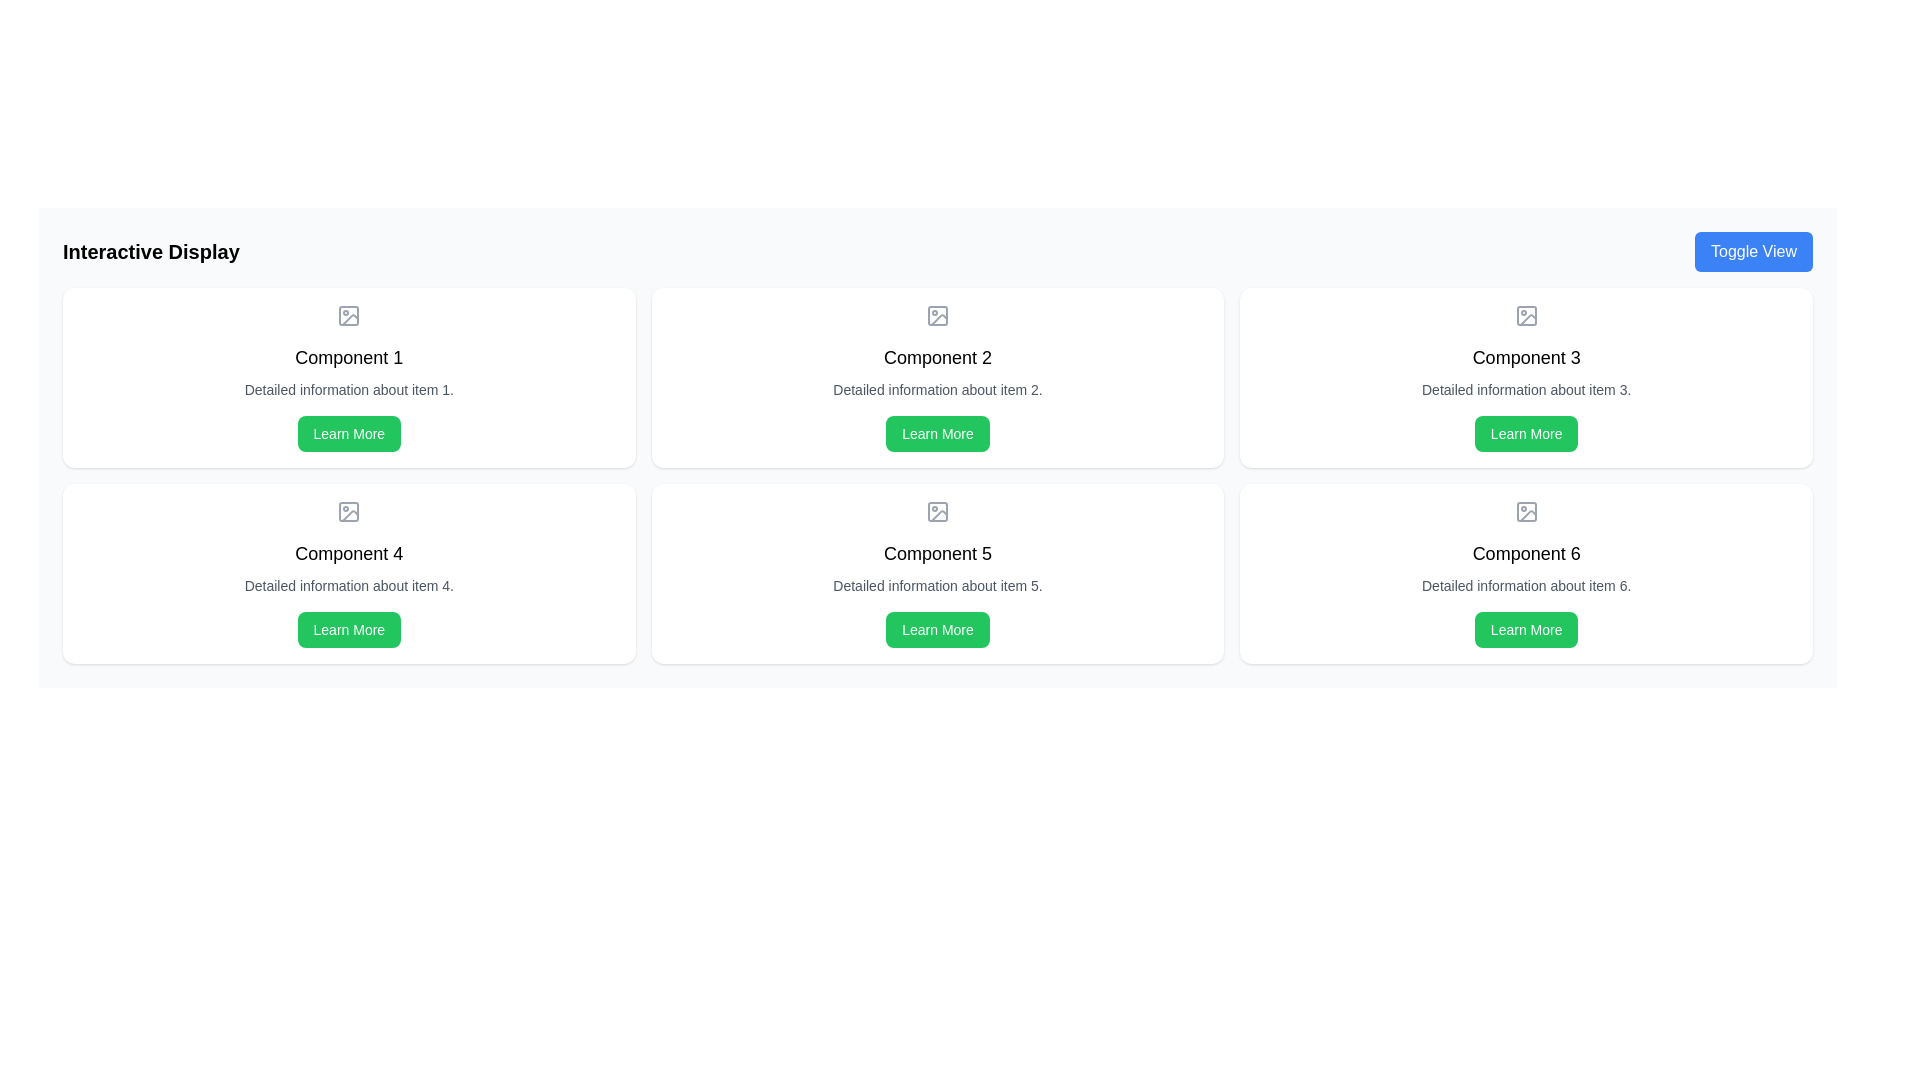 The height and width of the screenshot is (1080, 1920). Describe the element at coordinates (936, 585) in the screenshot. I see `text label displaying 'Detailed information about item 5.' located below the heading 'Component 5' in the second row and third column of the grid layout` at that location.